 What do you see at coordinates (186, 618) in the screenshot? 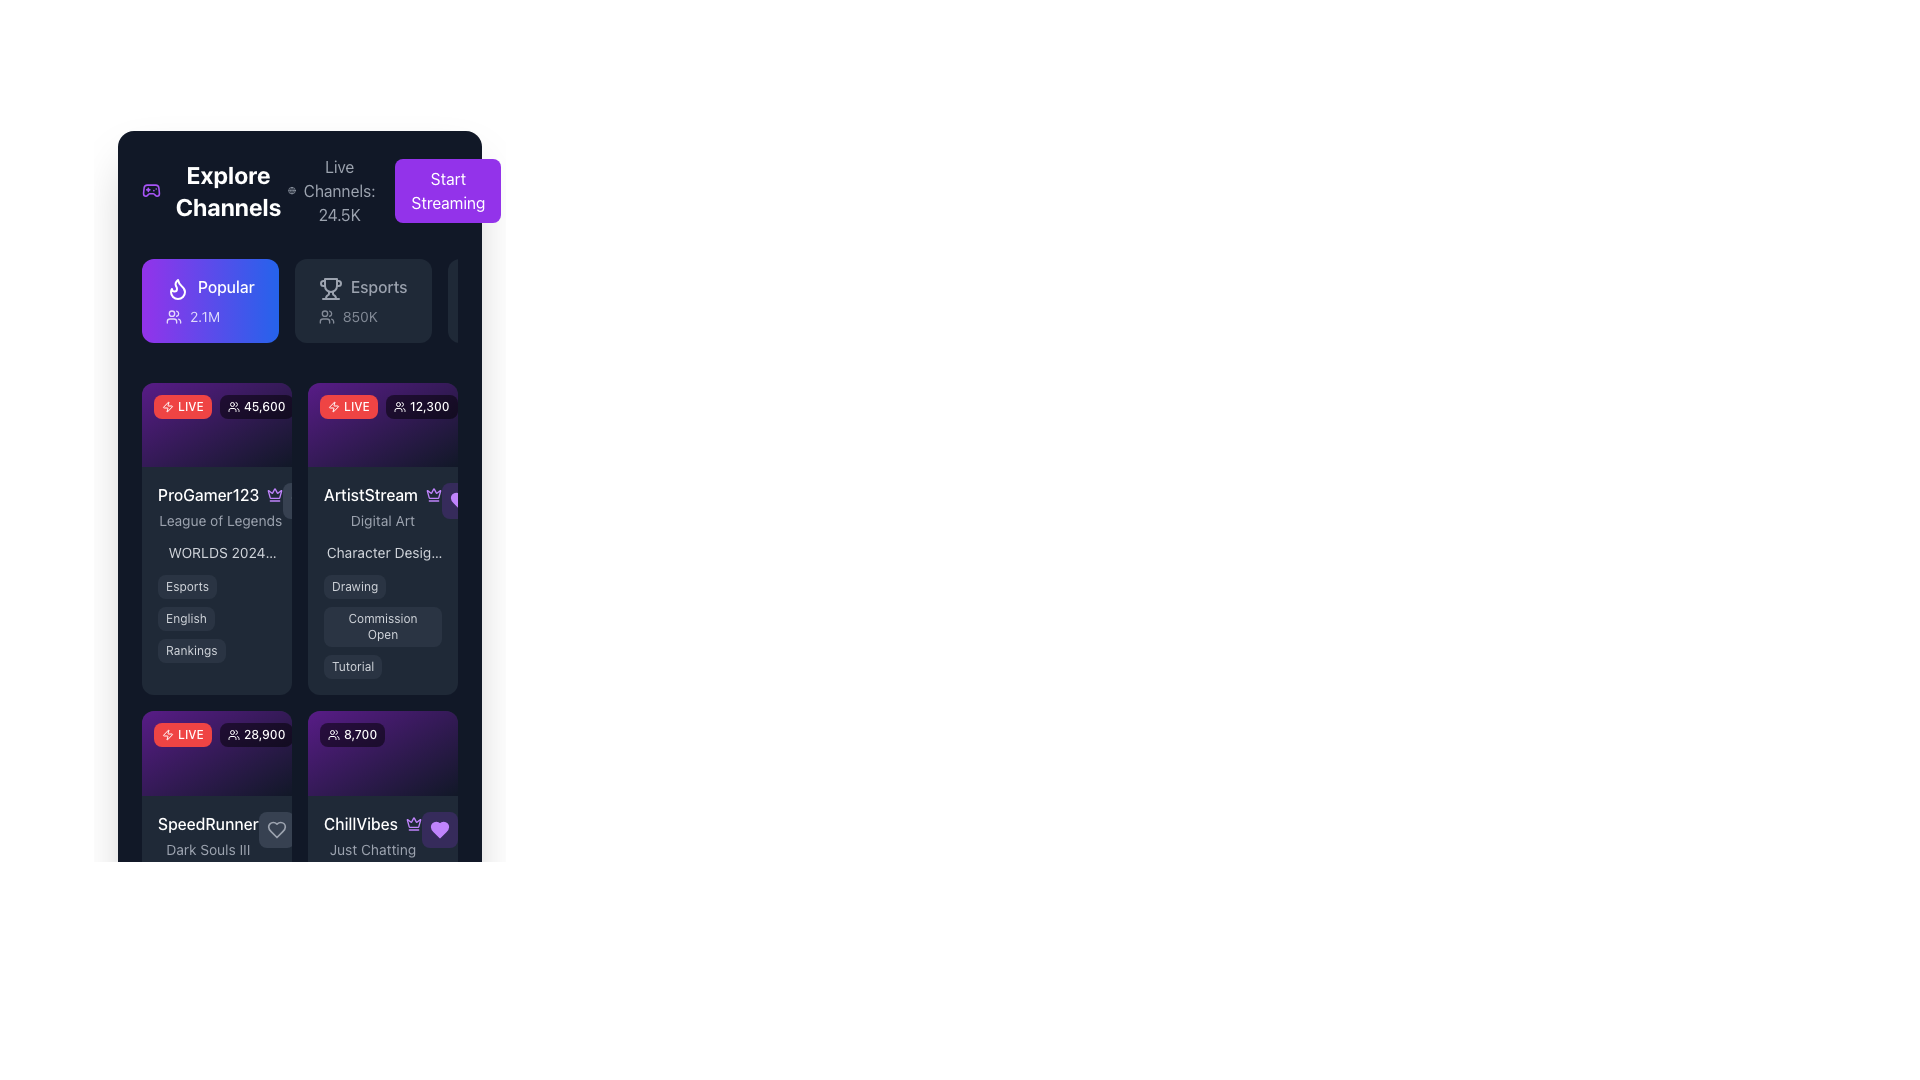
I see `the 'English' tag element, which represents the language of the associated content and is centrally located in the leftmost column of content cards, positioned second among the siblings 'Esports' and 'Rankings'` at bounding box center [186, 618].